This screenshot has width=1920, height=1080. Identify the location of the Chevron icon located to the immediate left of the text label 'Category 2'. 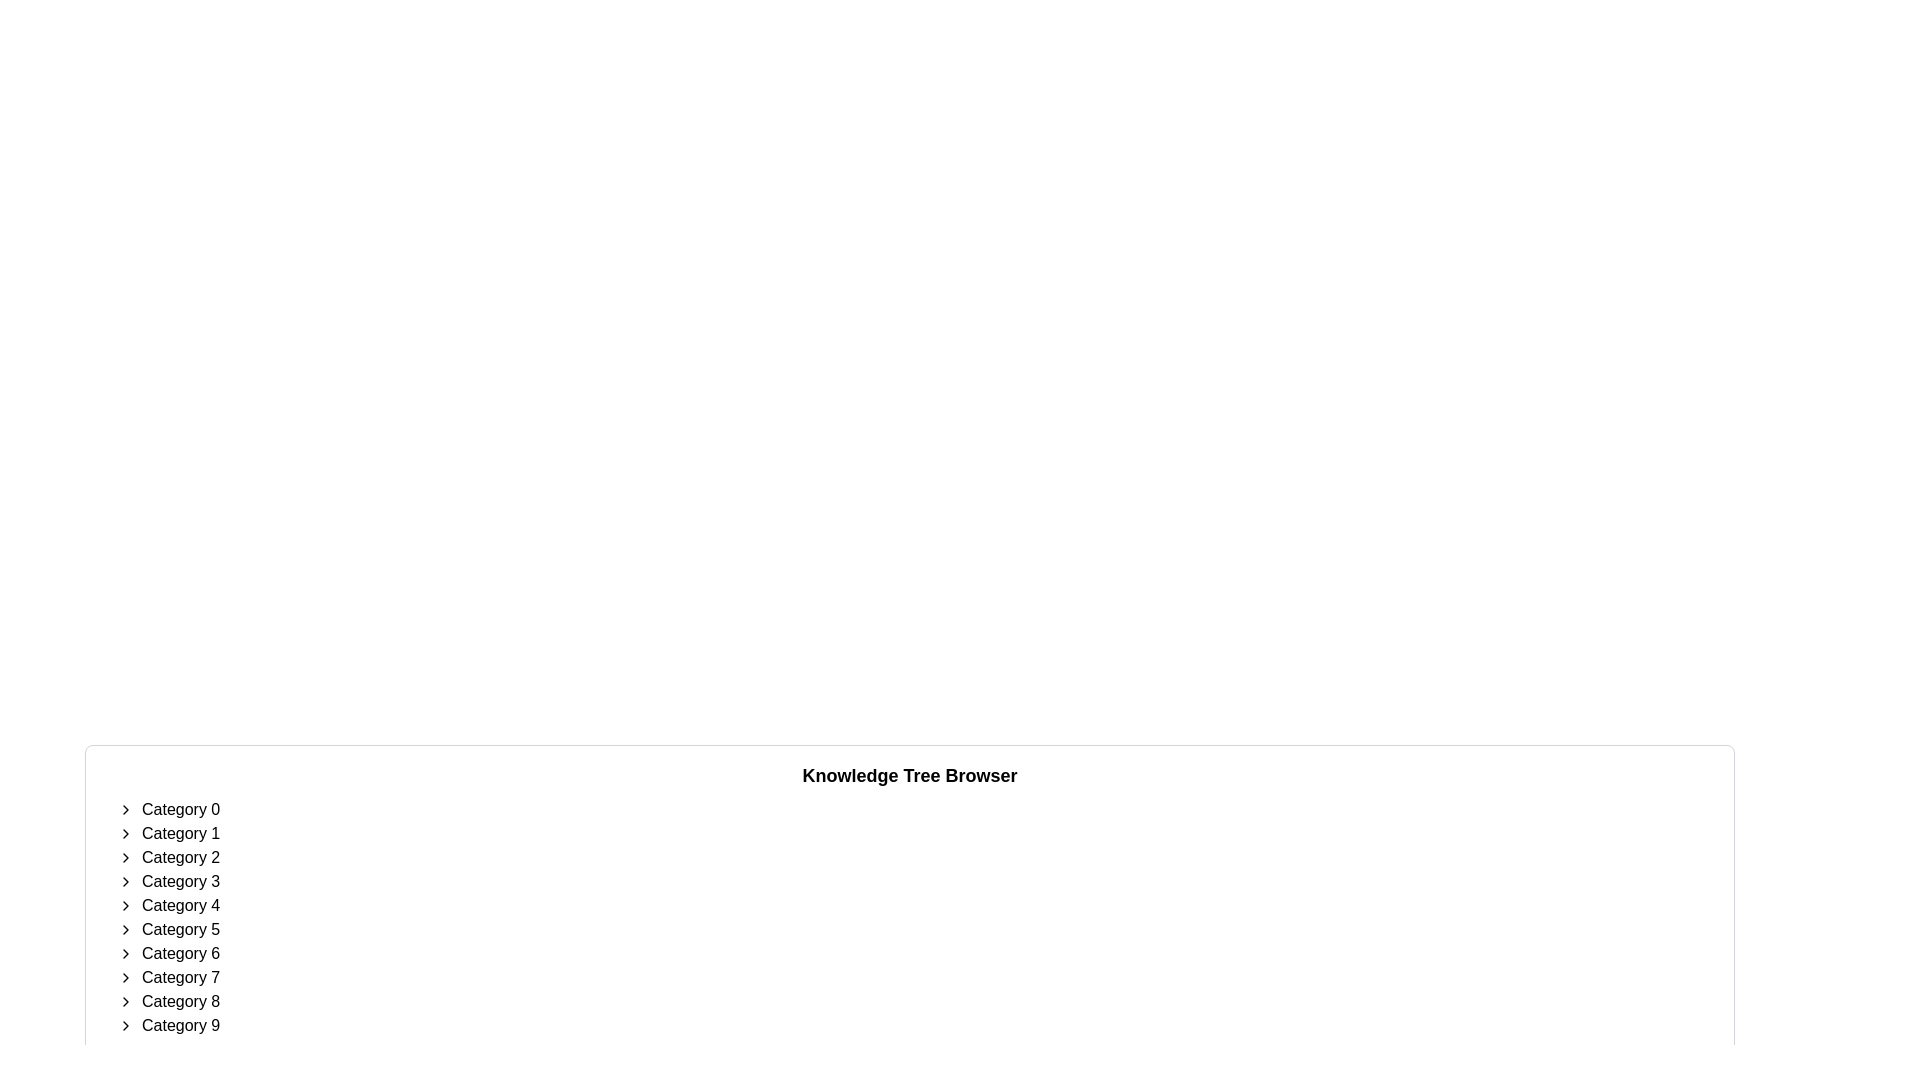
(124, 856).